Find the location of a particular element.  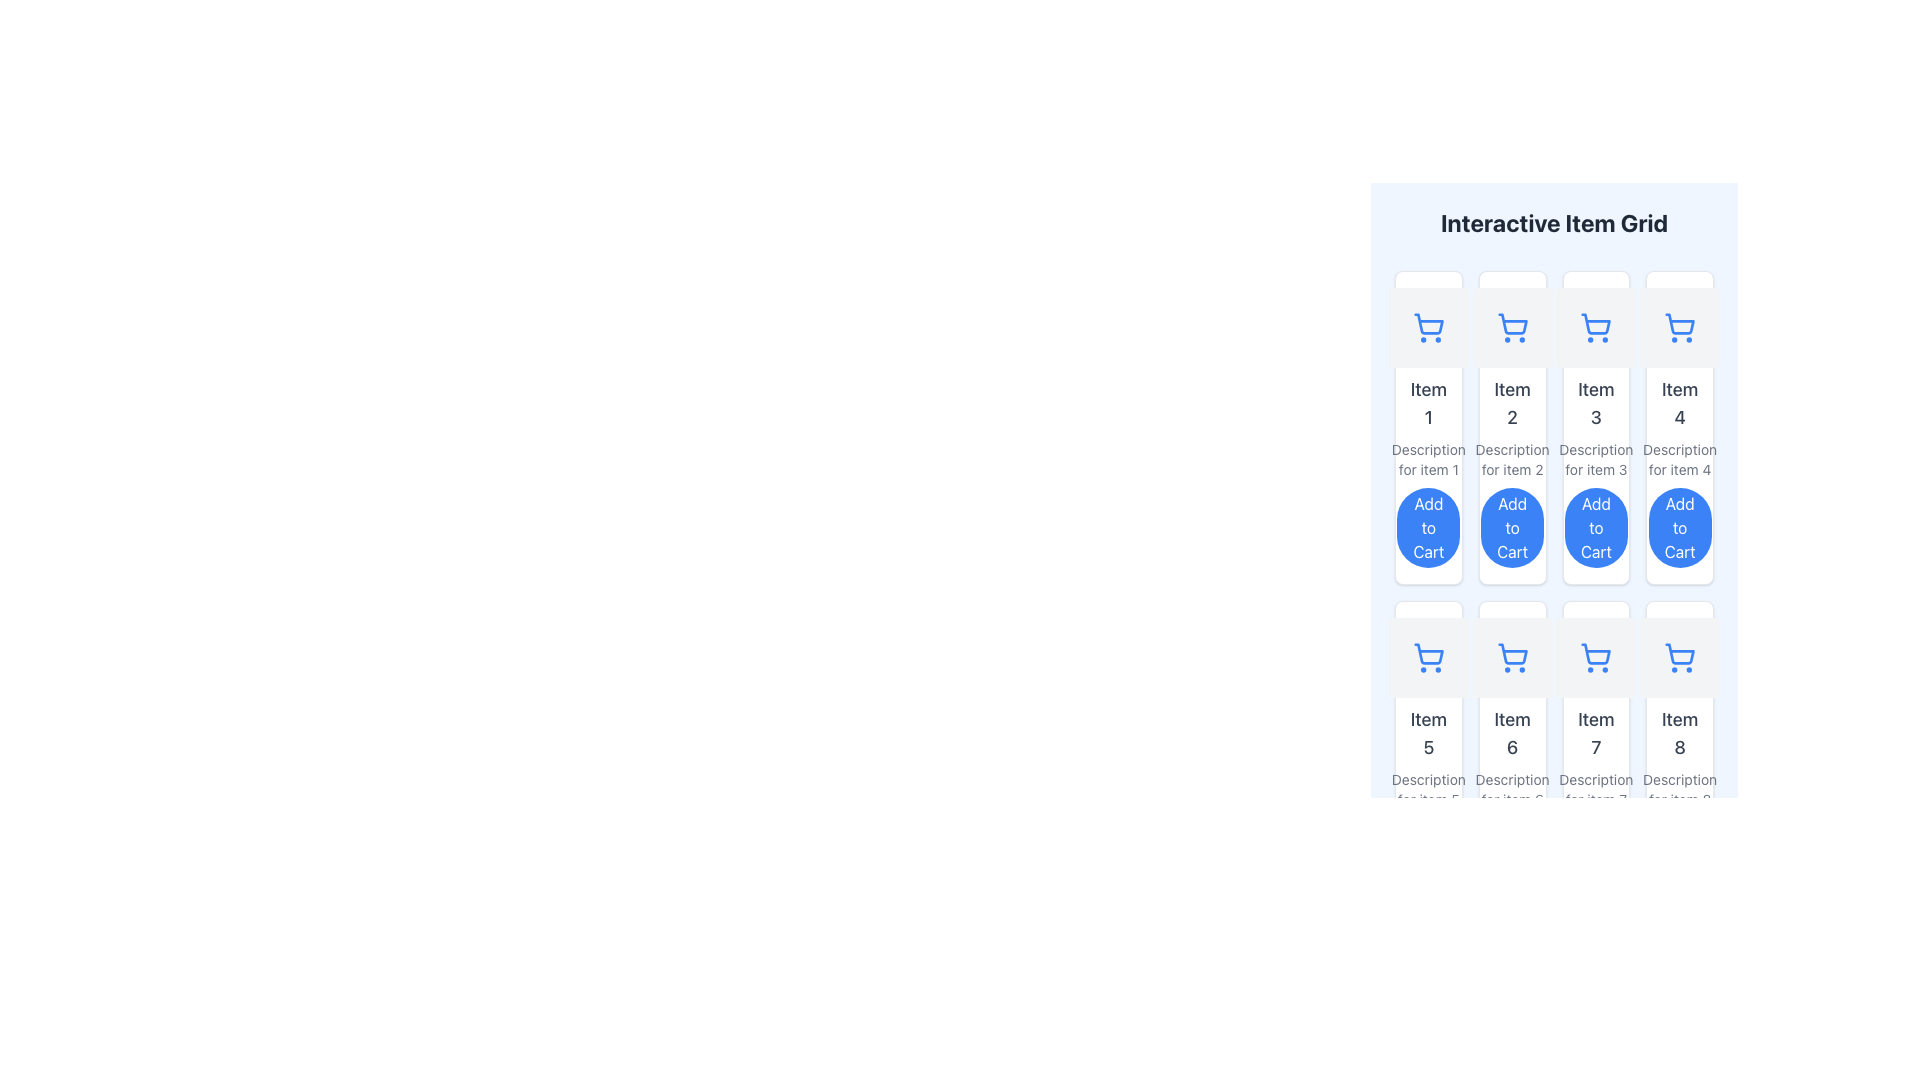

the blue cart icon located in the second row and third column of the grid is located at coordinates (1595, 654).